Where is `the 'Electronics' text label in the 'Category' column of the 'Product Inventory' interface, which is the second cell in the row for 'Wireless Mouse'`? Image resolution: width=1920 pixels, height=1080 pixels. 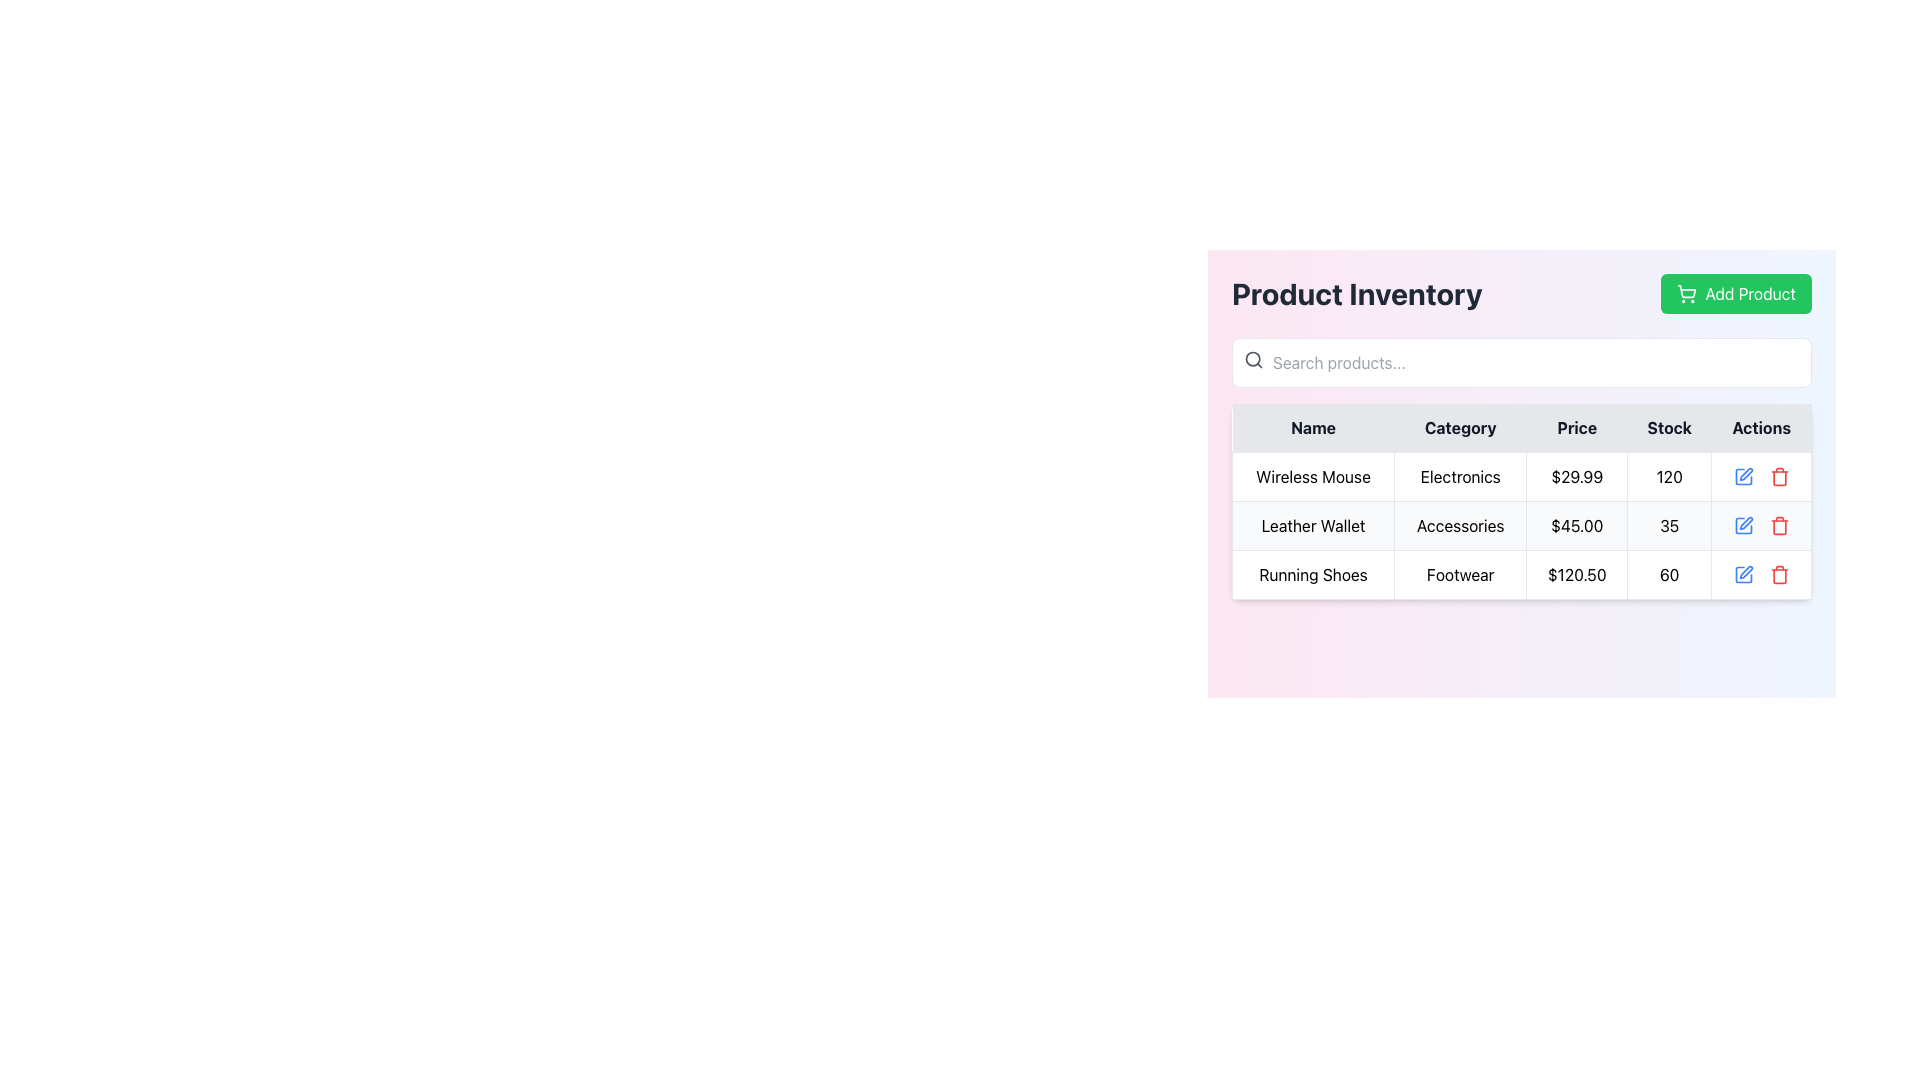
the 'Electronics' text label in the 'Category' column of the 'Product Inventory' interface, which is the second cell in the row for 'Wireless Mouse' is located at coordinates (1460, 477).